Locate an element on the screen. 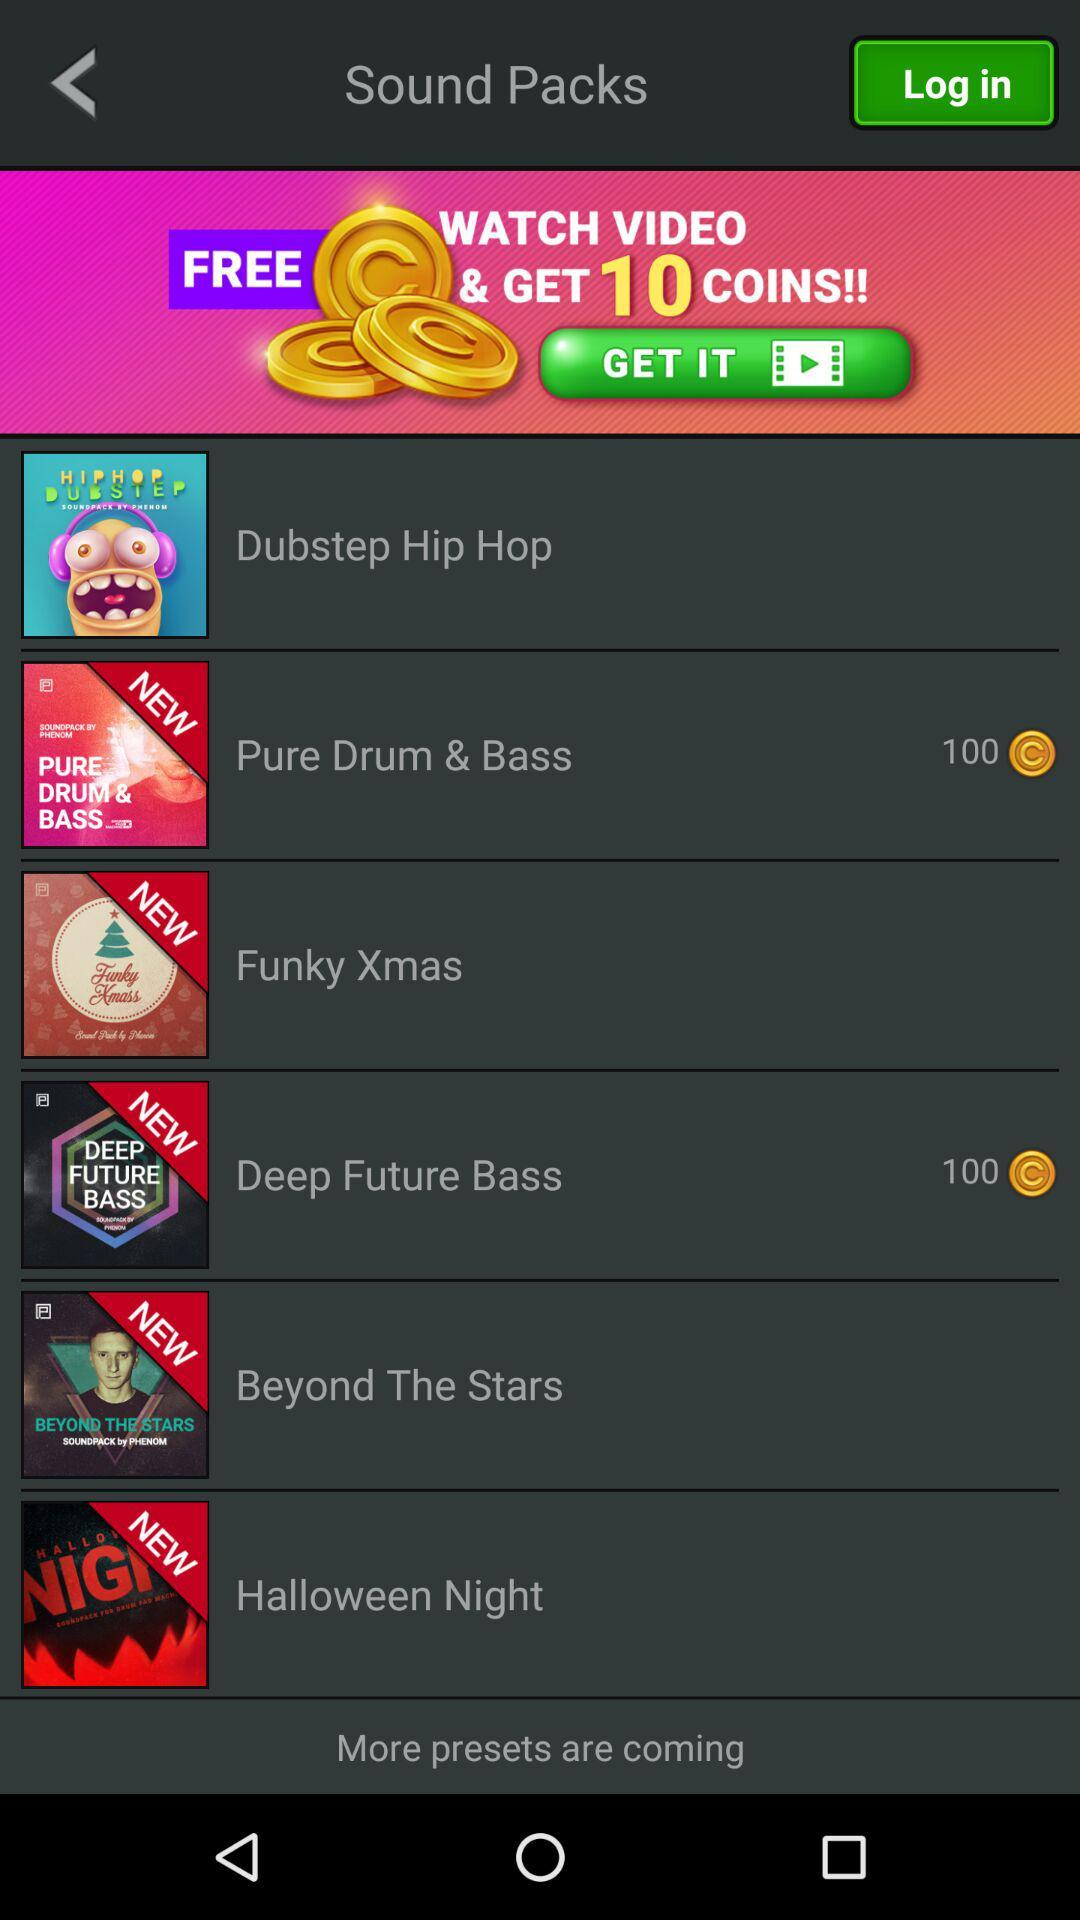  the item next to 100 icon is located at coordinates (399, 1173).